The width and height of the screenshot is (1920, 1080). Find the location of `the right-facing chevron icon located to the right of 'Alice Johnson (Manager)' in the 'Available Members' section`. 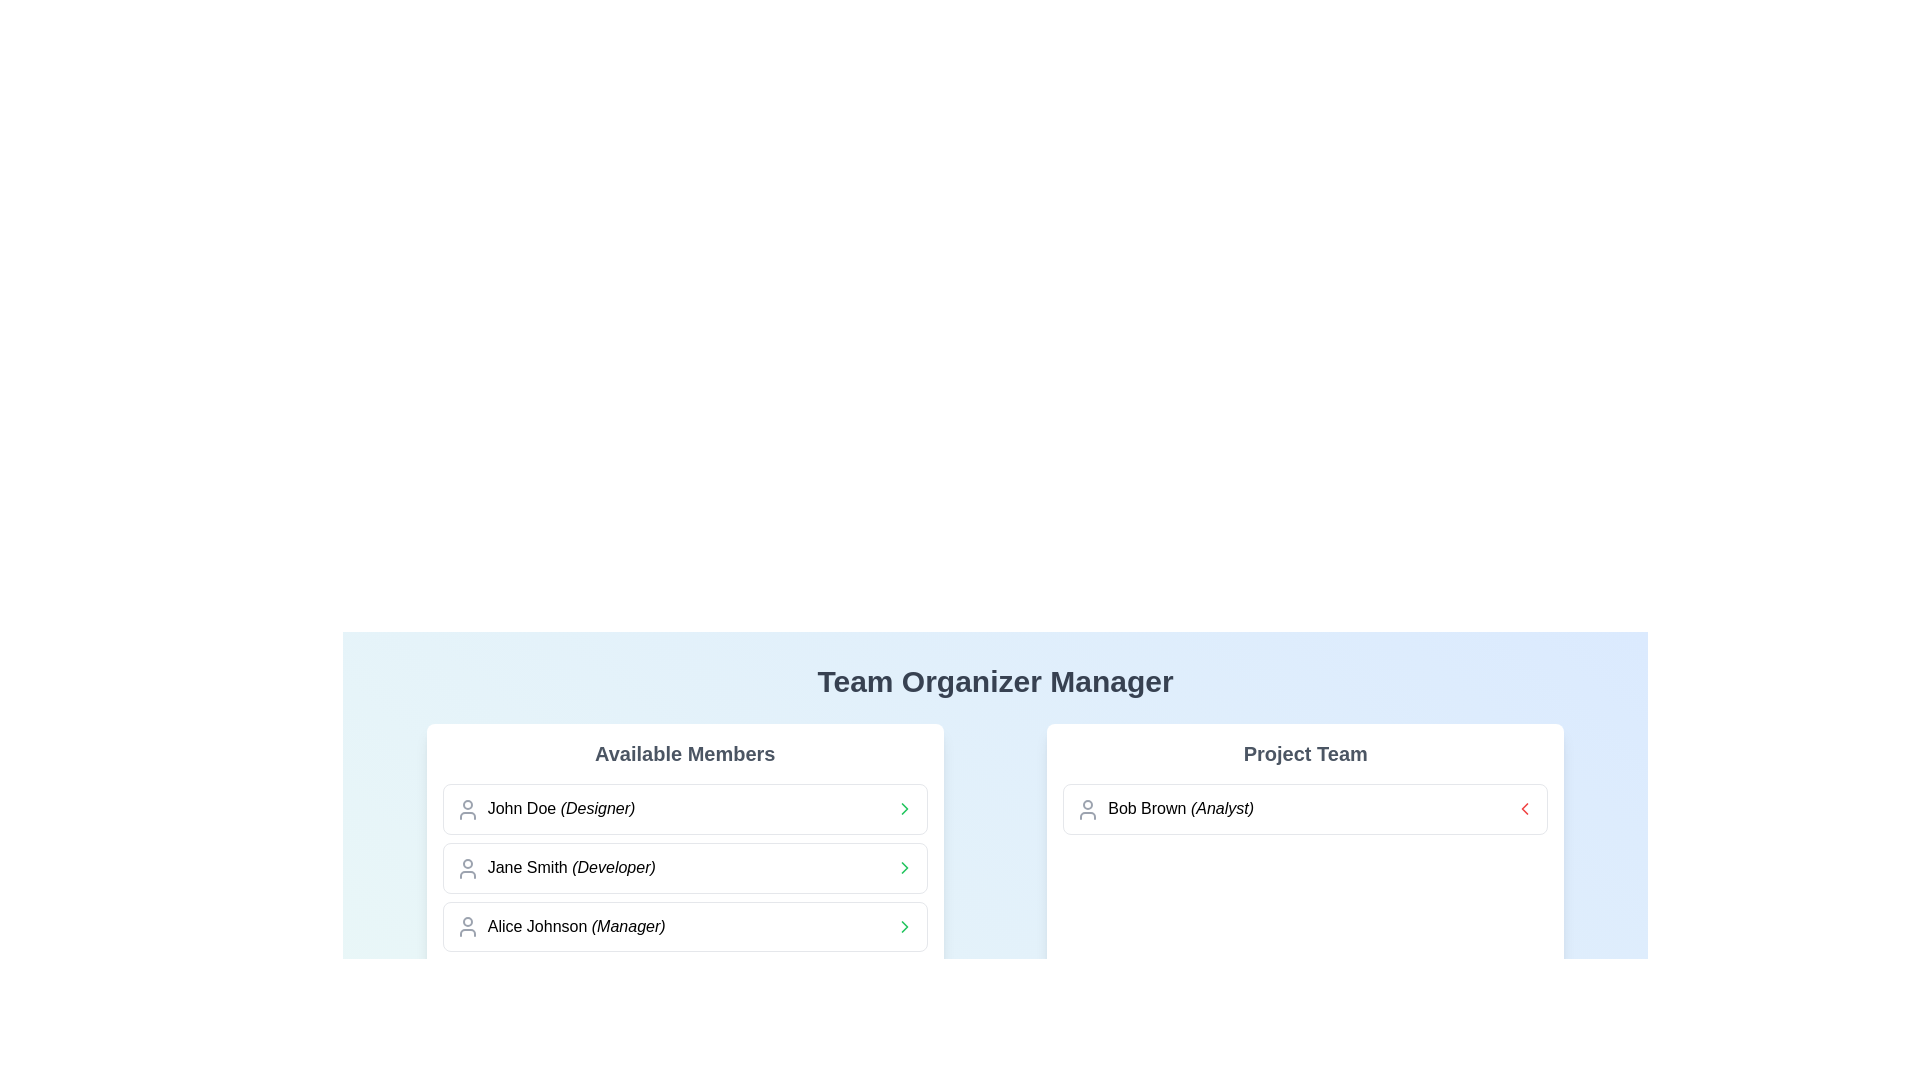

the right-facing chevron icon located to the right of 'Alice Johnson (Manager)' in the 'Available Members' section is located at coordinates (903, 808).